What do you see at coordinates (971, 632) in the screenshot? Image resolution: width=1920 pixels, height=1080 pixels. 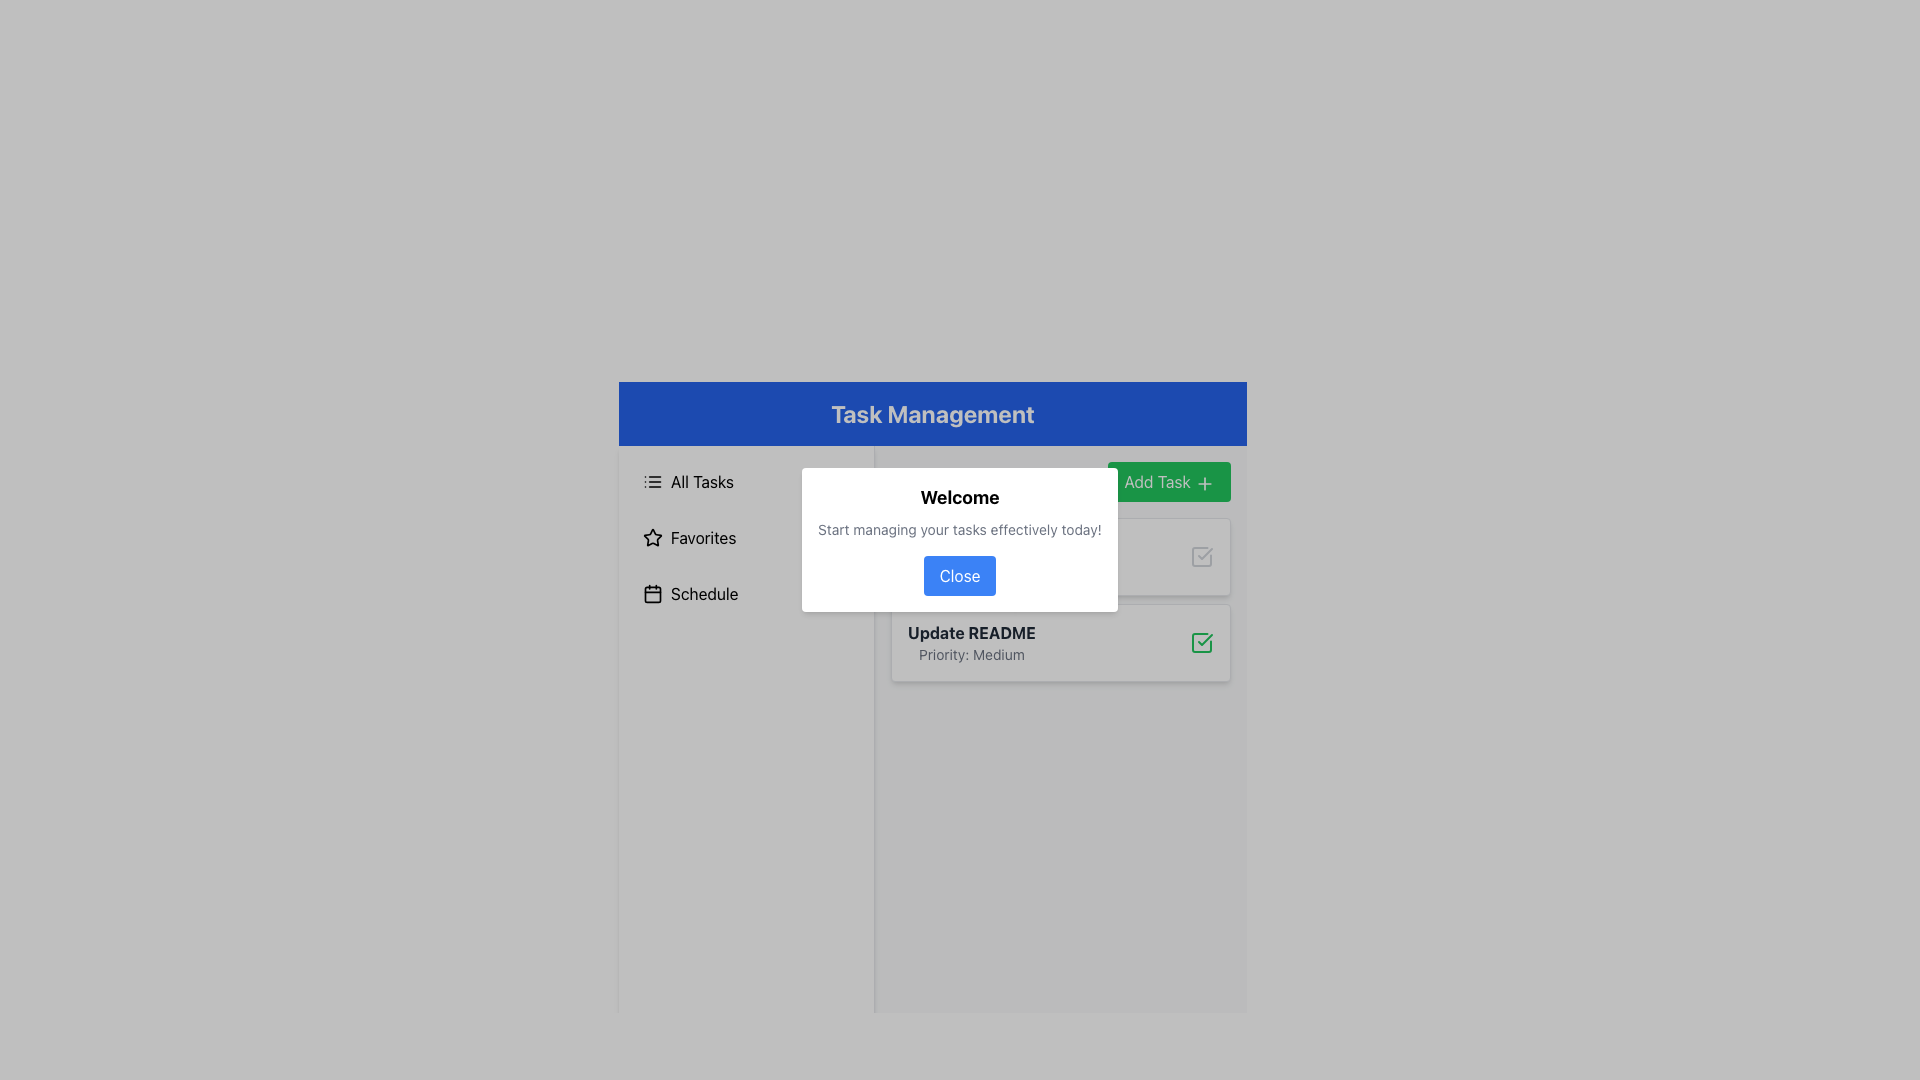 I see `the text label displaying 'Update README' in bold gray font, located above the 'Priority: Medium' label within the modal interface` at bounding box center [971, 632].